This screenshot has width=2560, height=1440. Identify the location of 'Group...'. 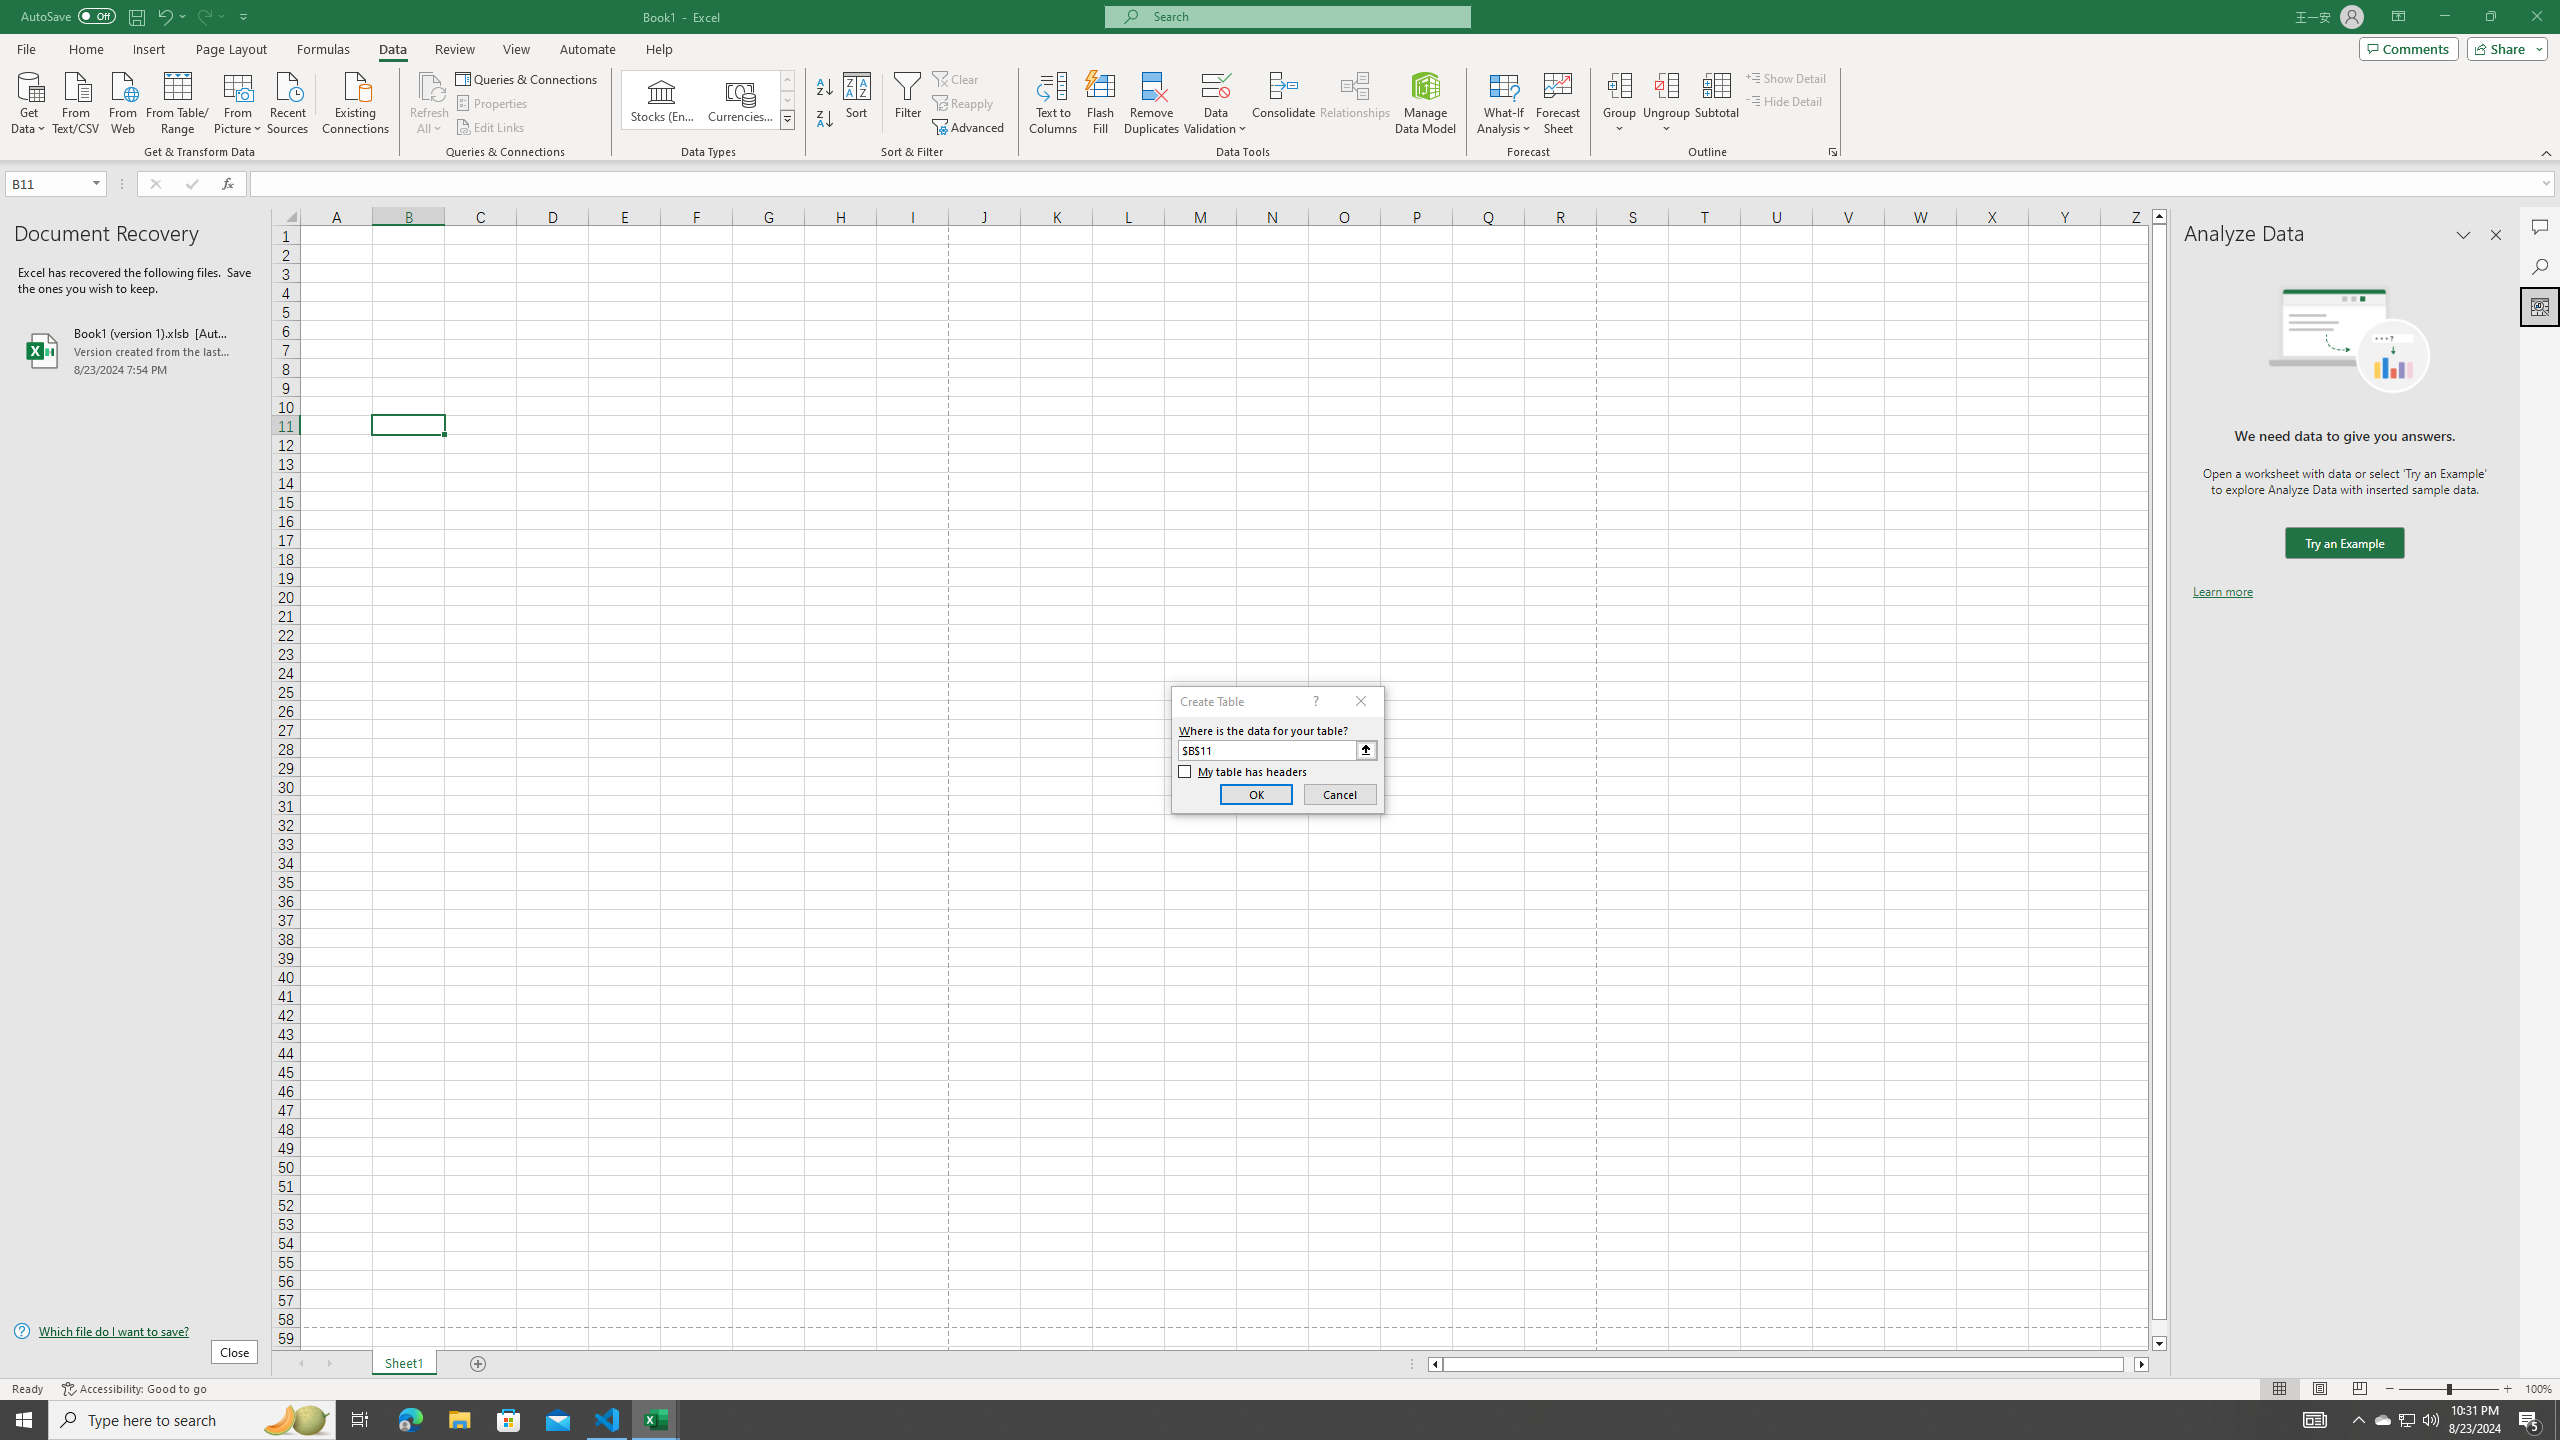
(1619, 84).